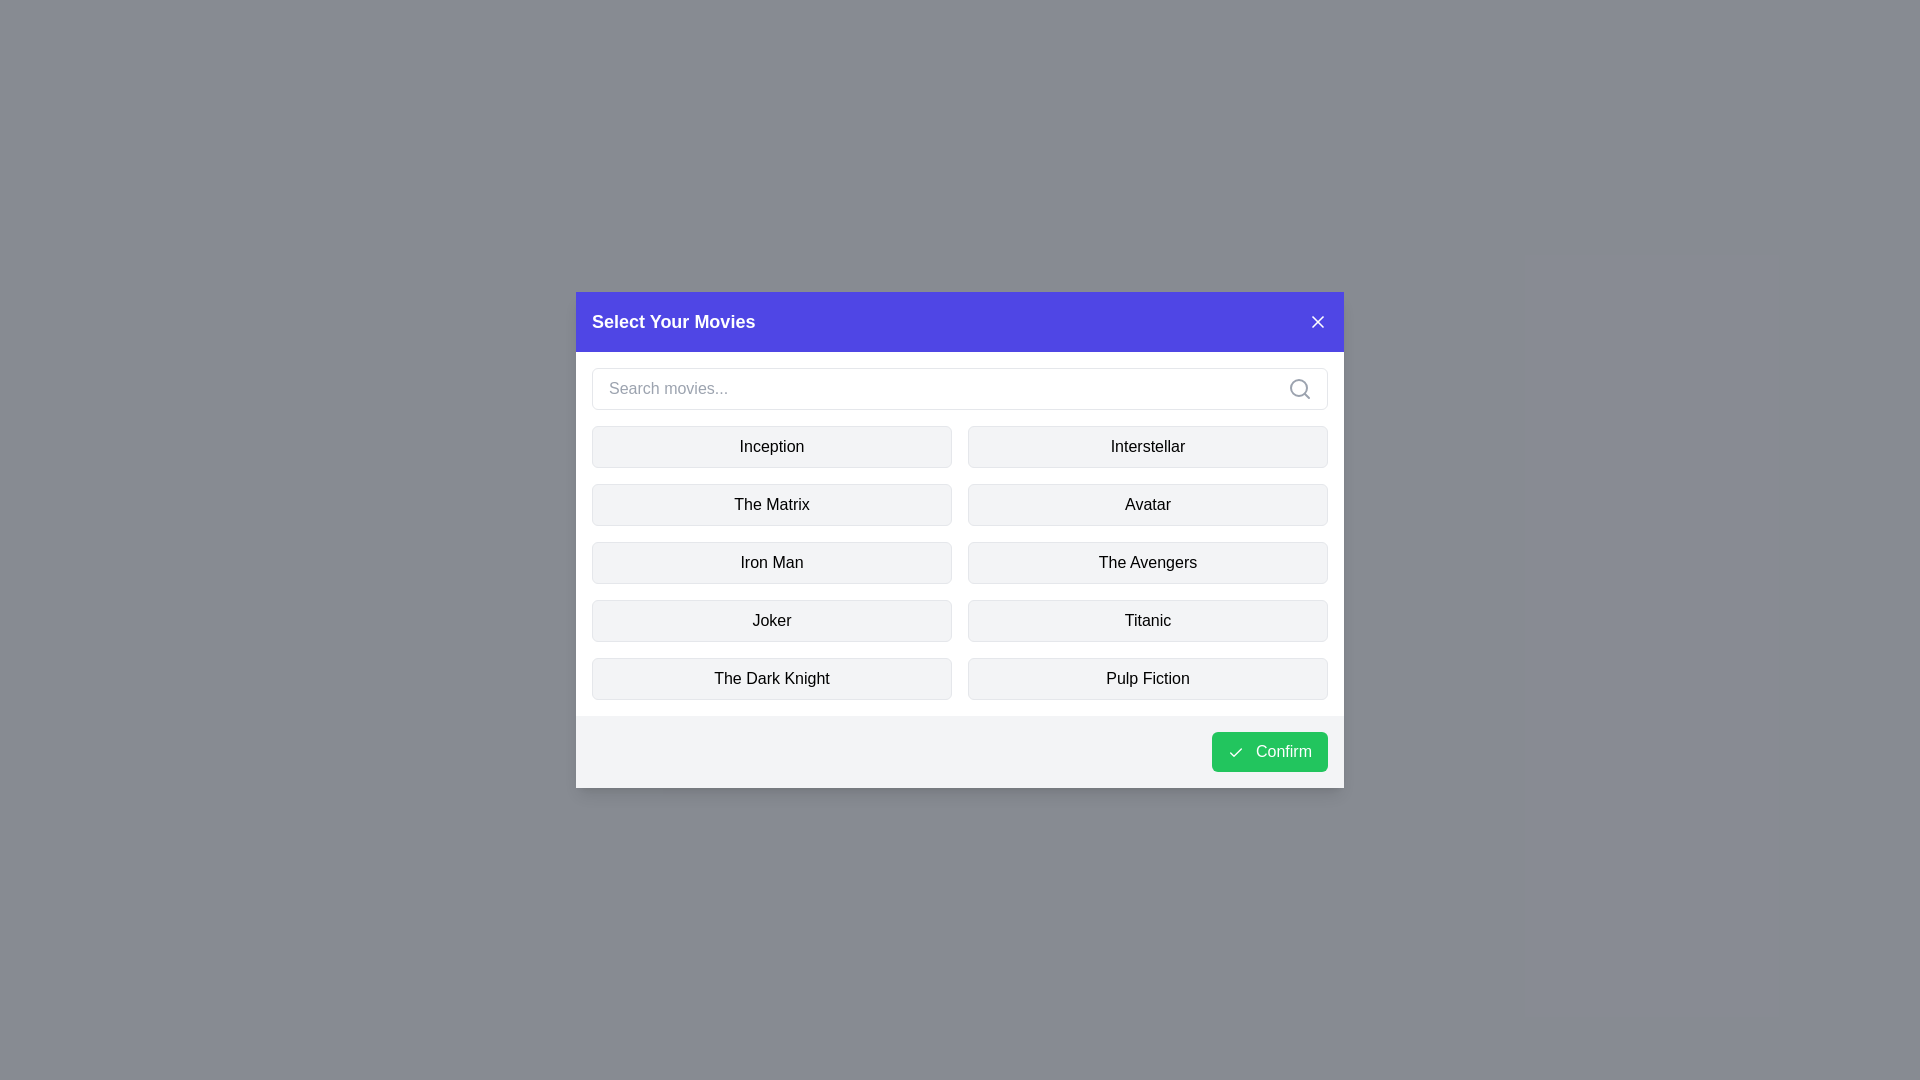 The image size is (1920, 1080). Describe the element at coordinates (771, 563) in the screenshot. I see `the movie named Iron Man to toggle its selection state` at that location.